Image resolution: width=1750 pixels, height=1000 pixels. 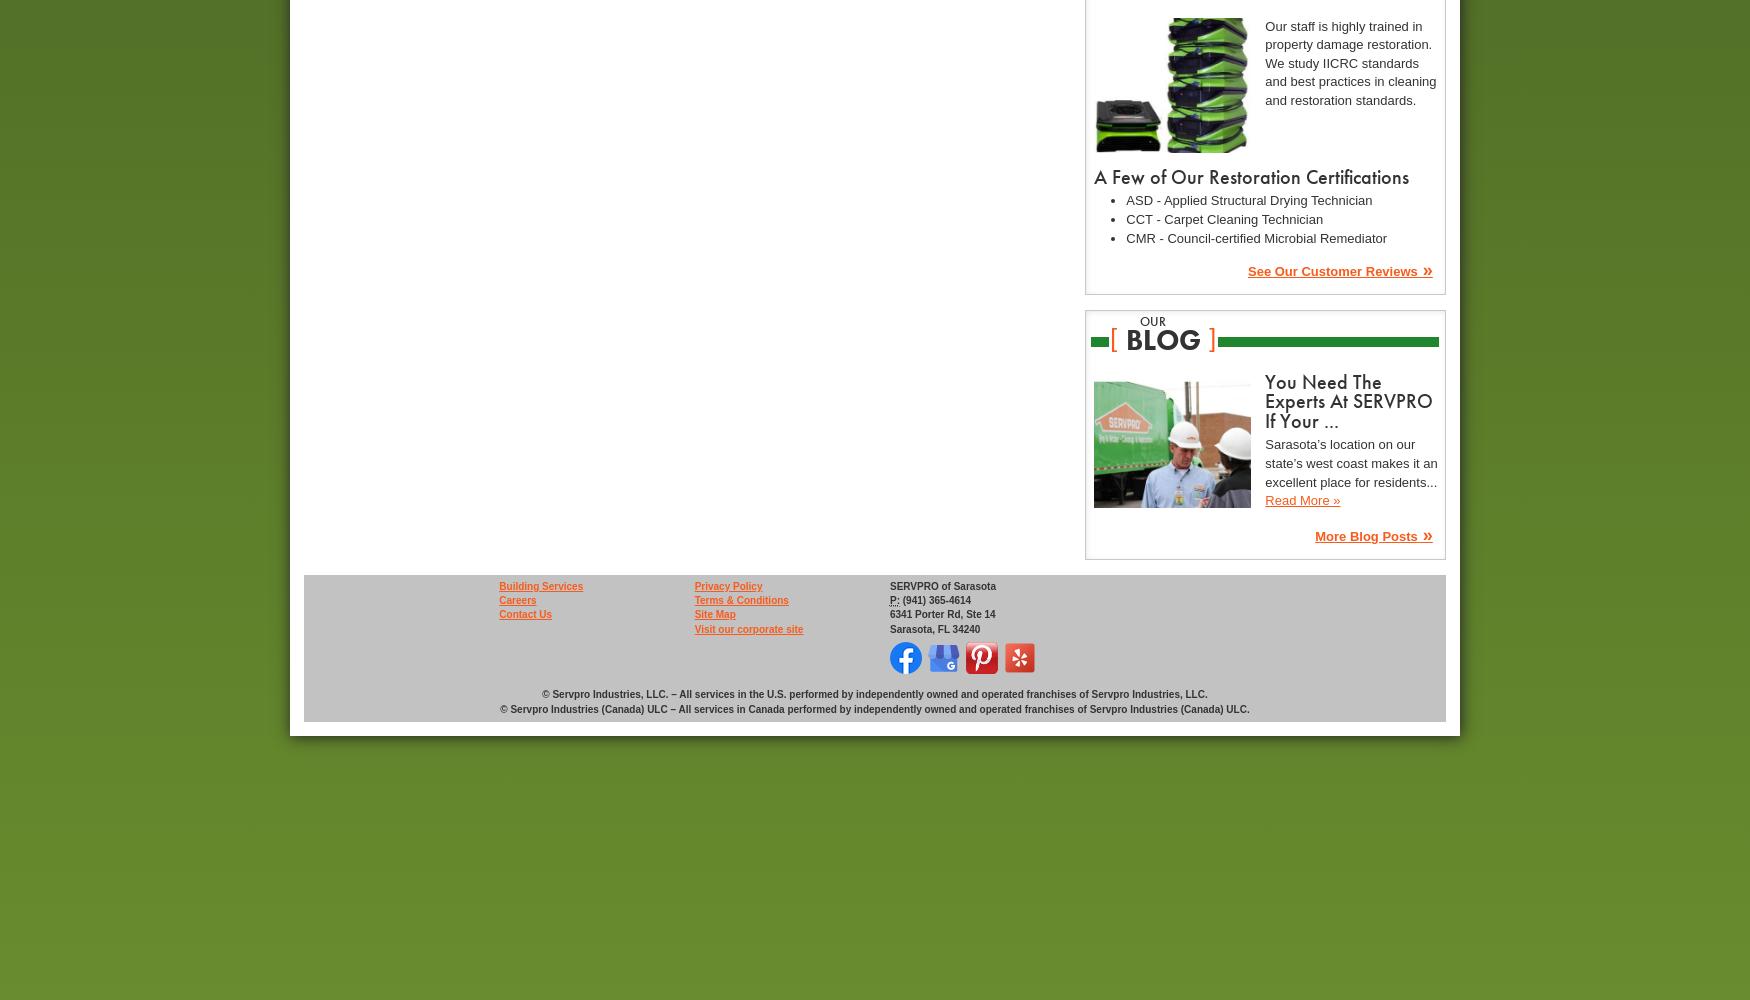 I want to click on 'You Need The Experts At SERVPRO If Your ...', so click(x=1264, y=401).